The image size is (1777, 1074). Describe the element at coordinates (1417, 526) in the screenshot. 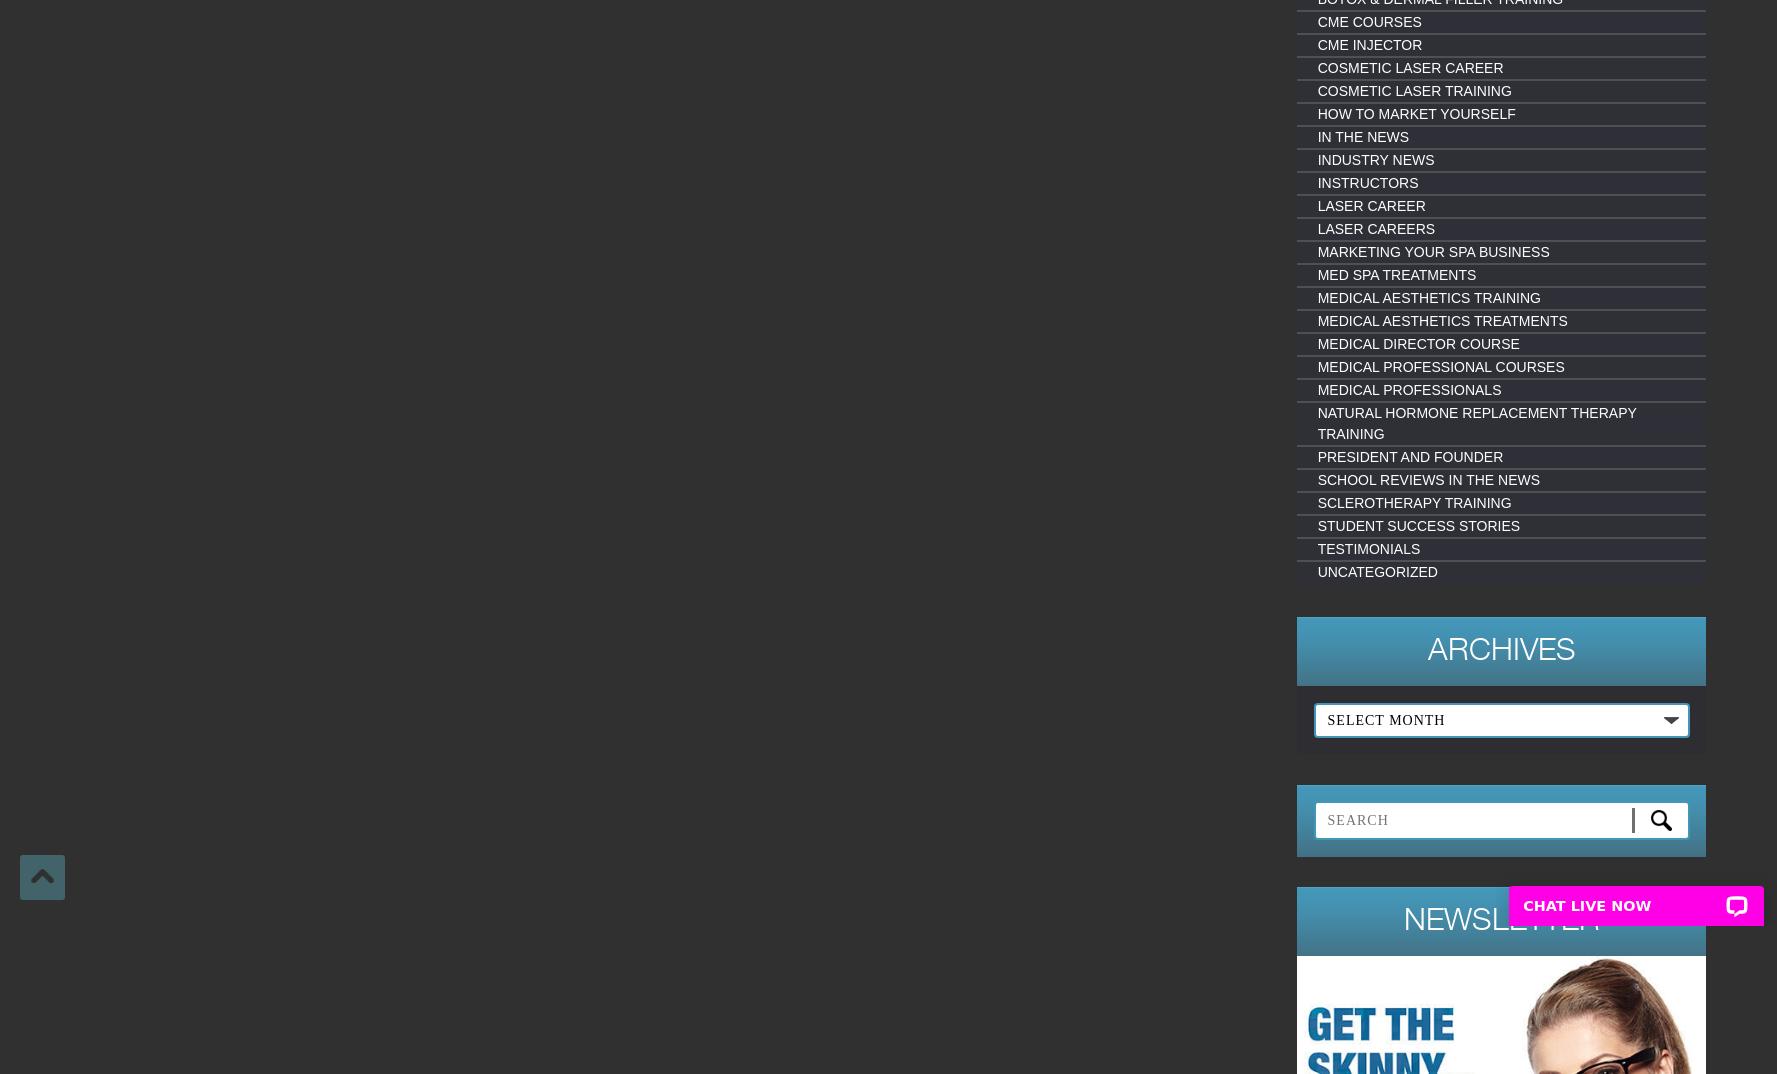

I see `'Student Success Stories'` at that location.